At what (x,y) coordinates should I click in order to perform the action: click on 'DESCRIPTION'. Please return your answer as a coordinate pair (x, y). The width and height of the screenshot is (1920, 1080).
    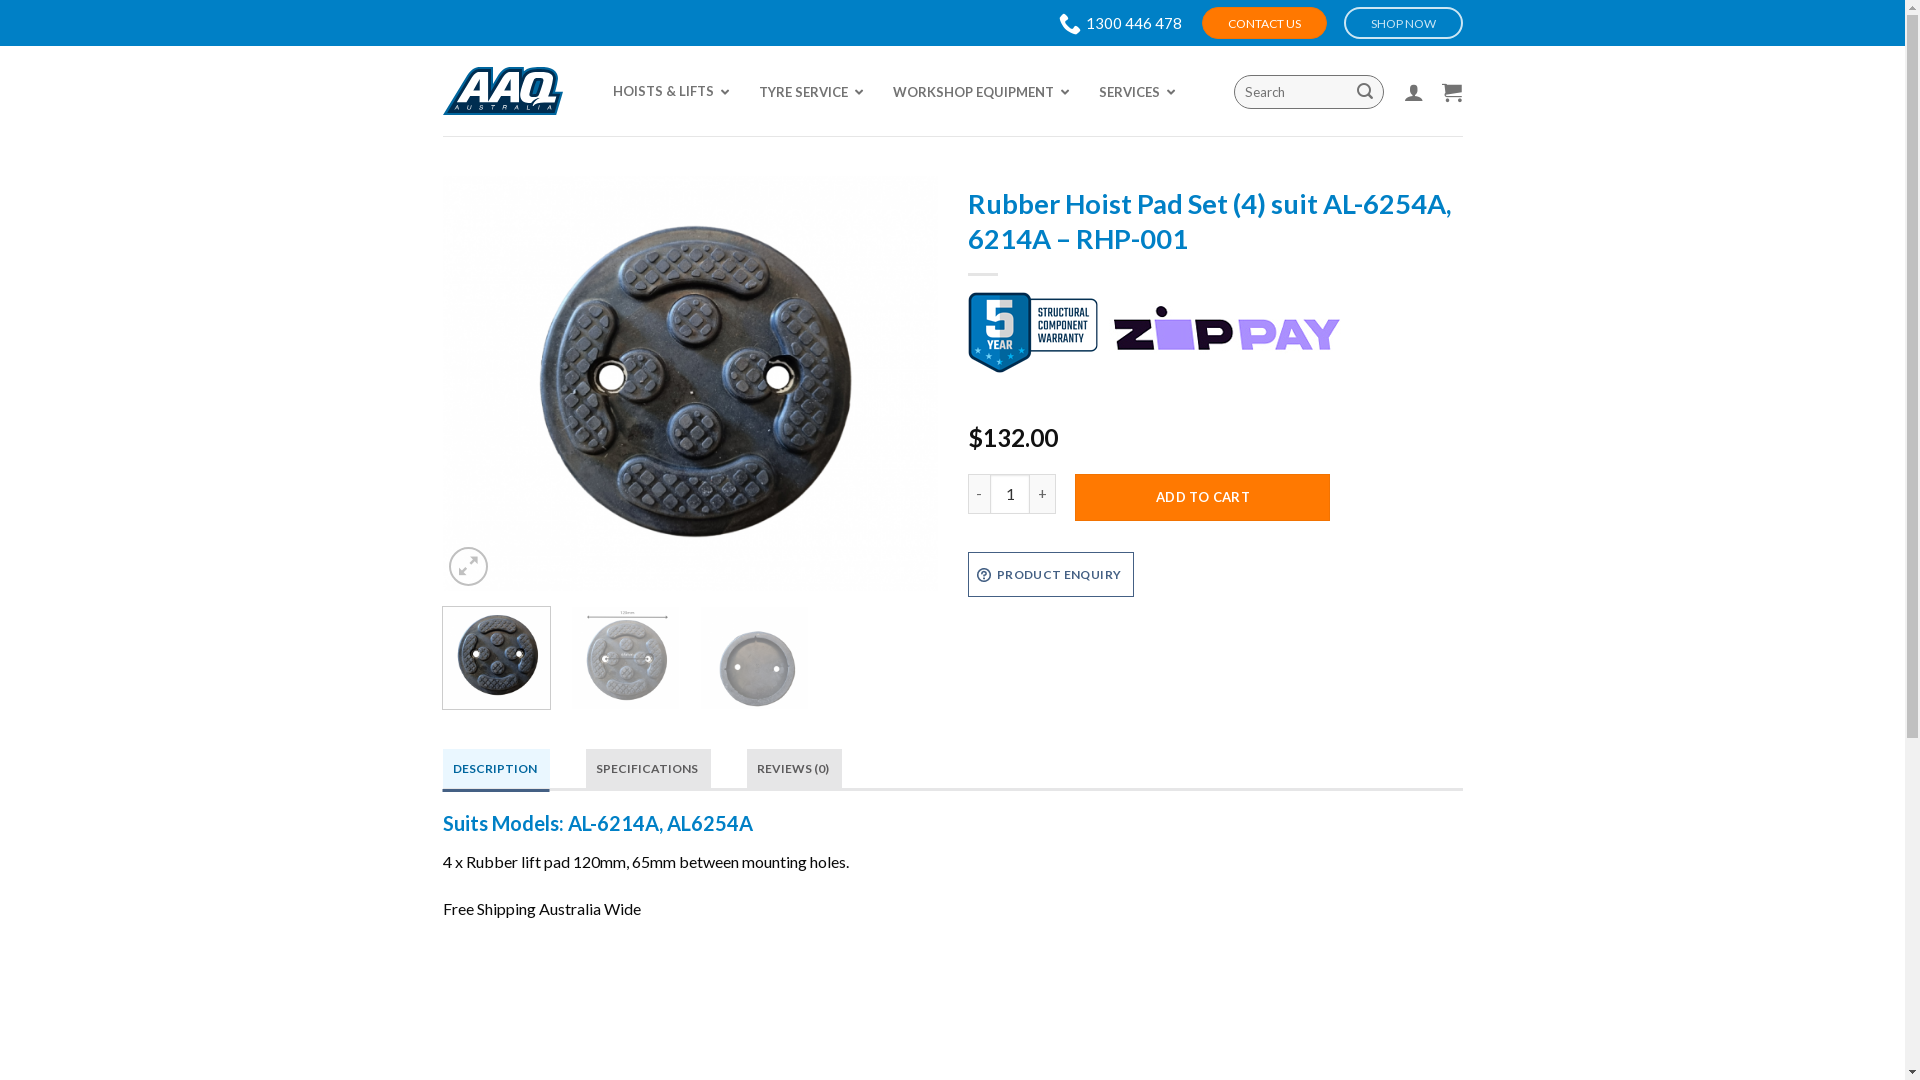
    Looking at the image, I should click on (495, 767).